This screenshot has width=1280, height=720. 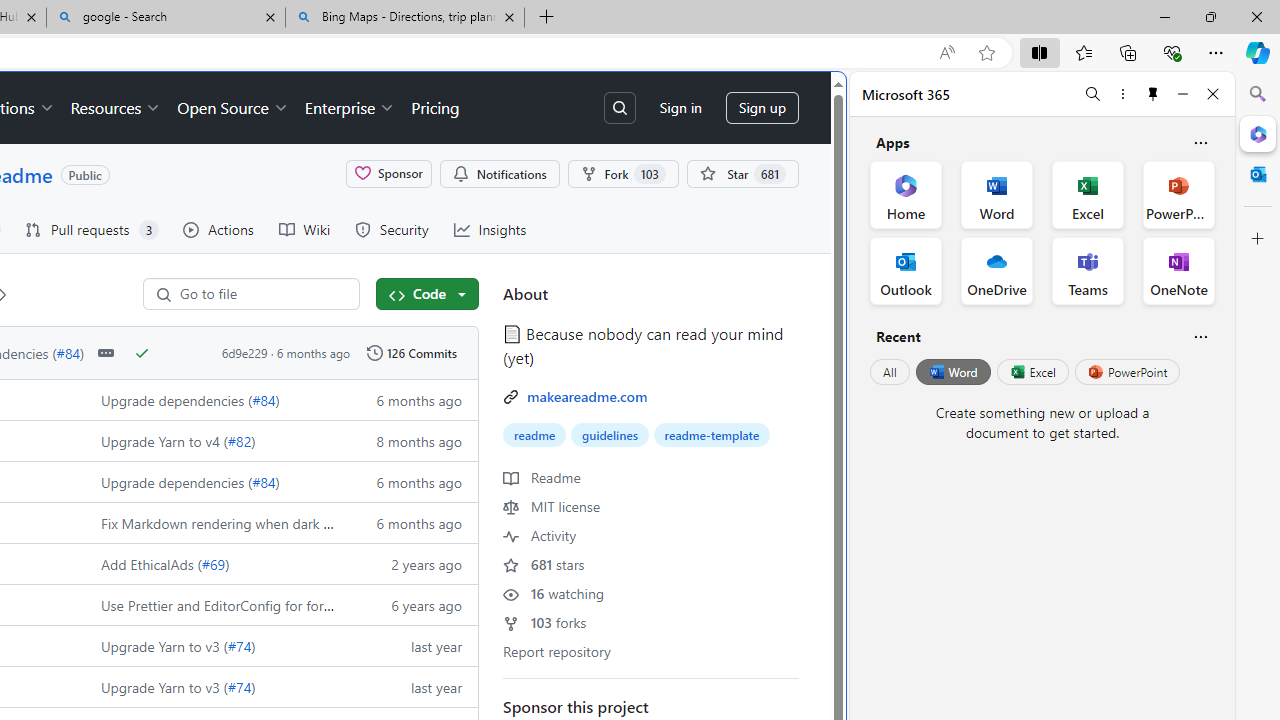 What do you see at coordinates (408, 603) in the screenshot?
I see `'6 years ago'` at bounding box center [408, 603].